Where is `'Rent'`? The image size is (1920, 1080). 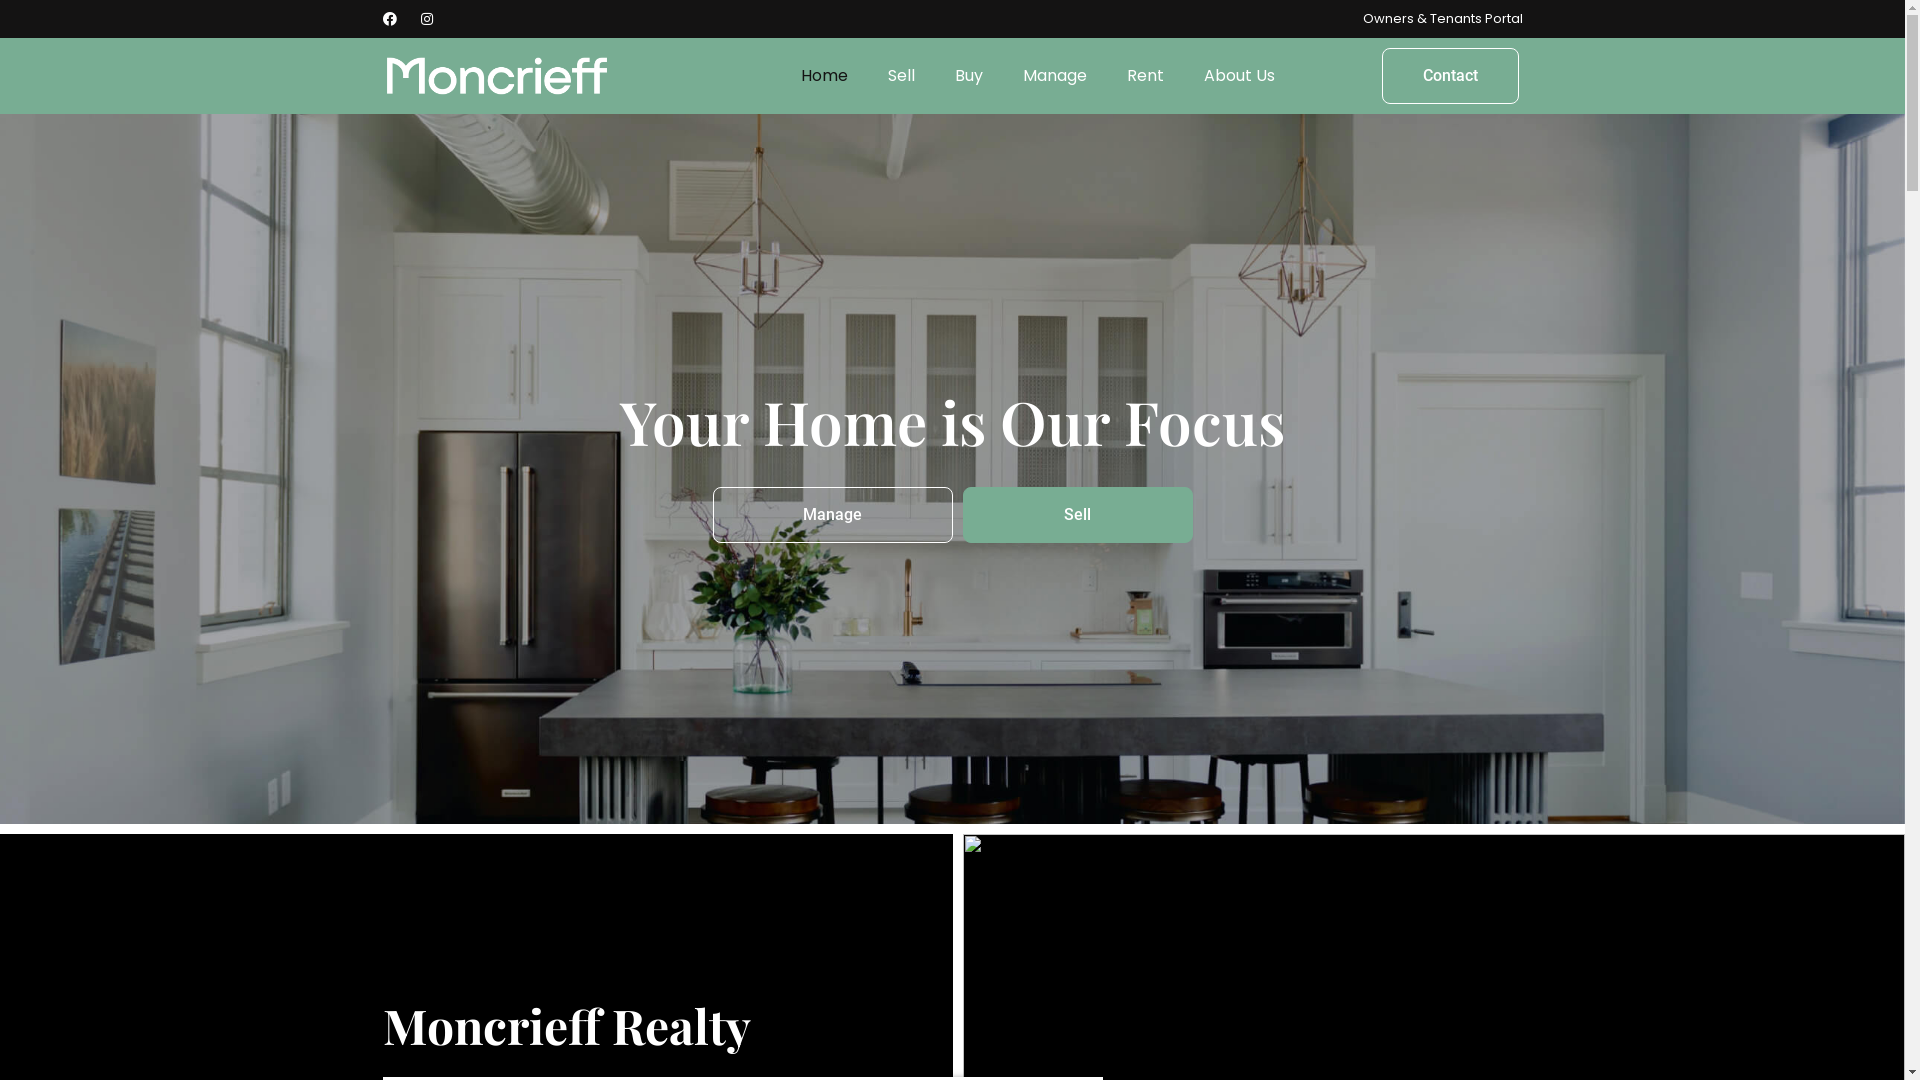 'Rent' is located at coordinates (1144, 75).